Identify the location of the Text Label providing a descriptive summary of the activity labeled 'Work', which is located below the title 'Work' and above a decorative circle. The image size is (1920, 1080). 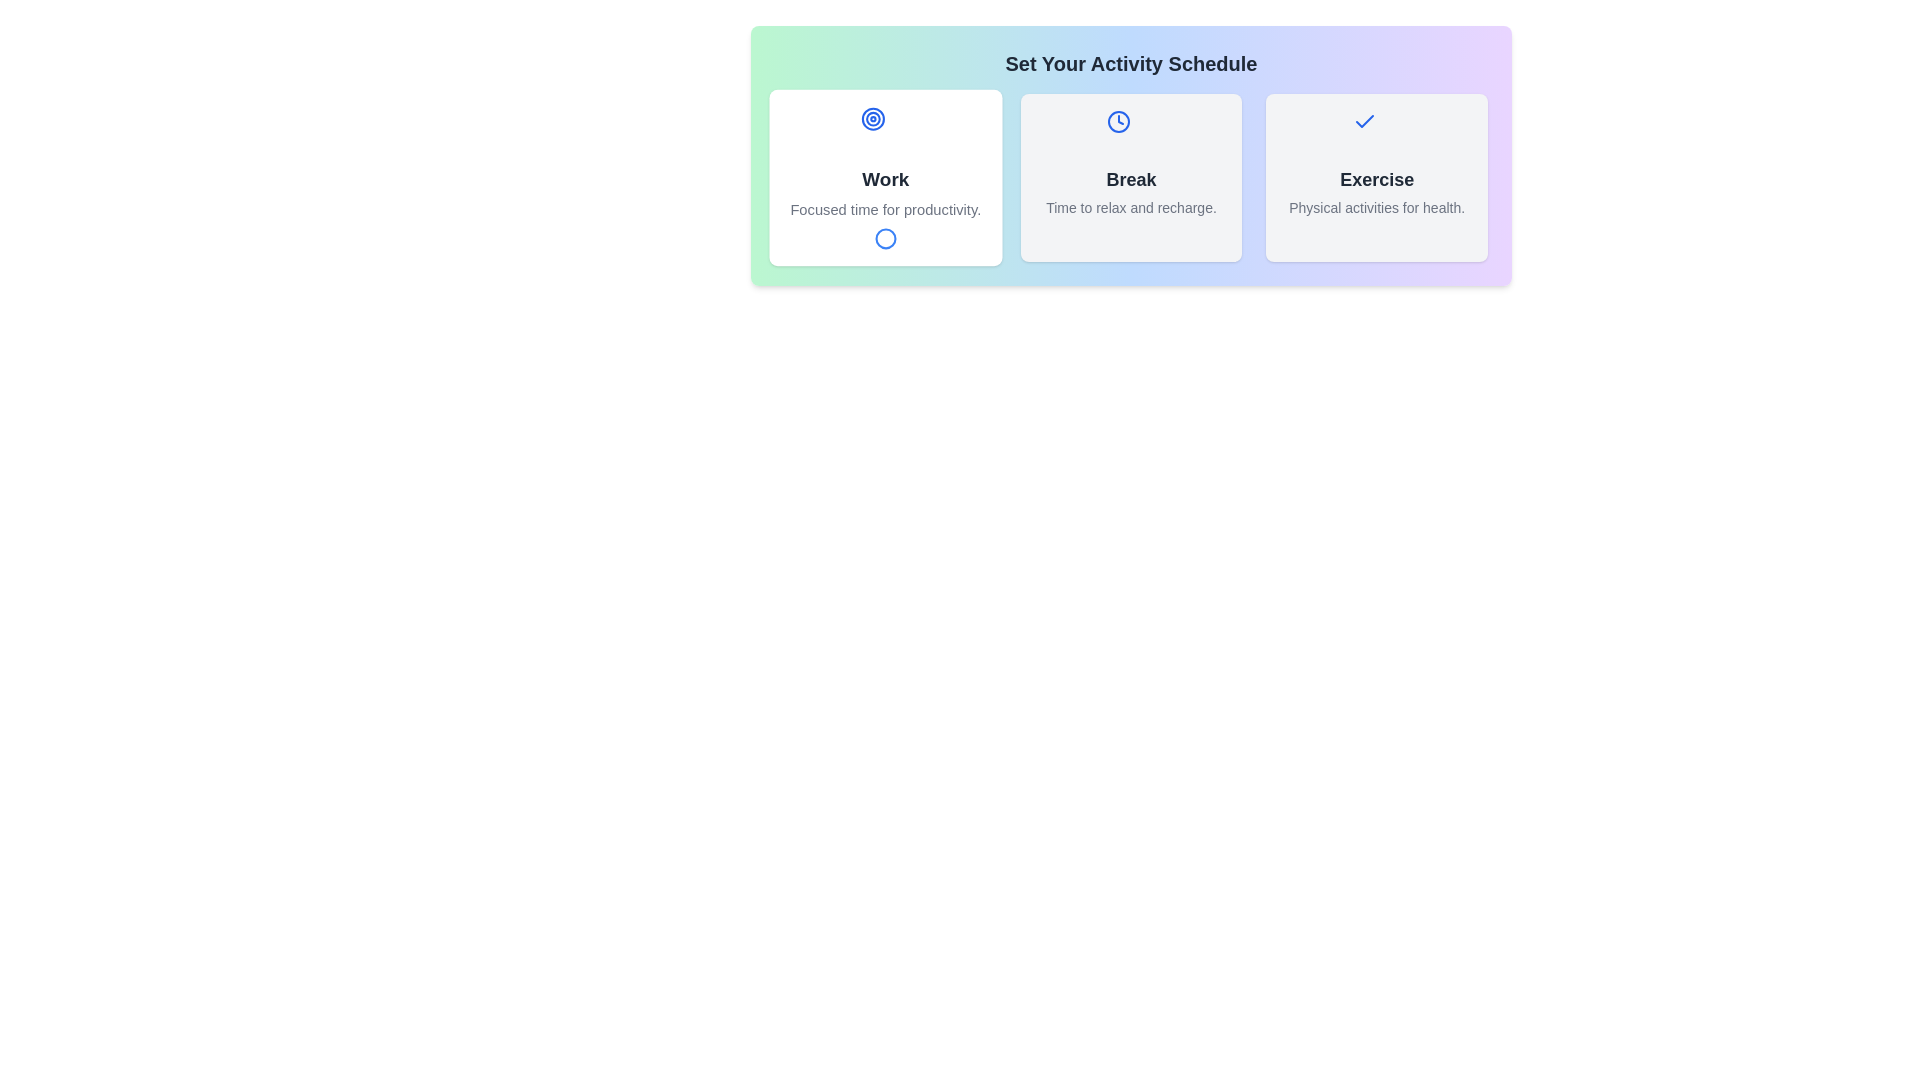
(884, 209).